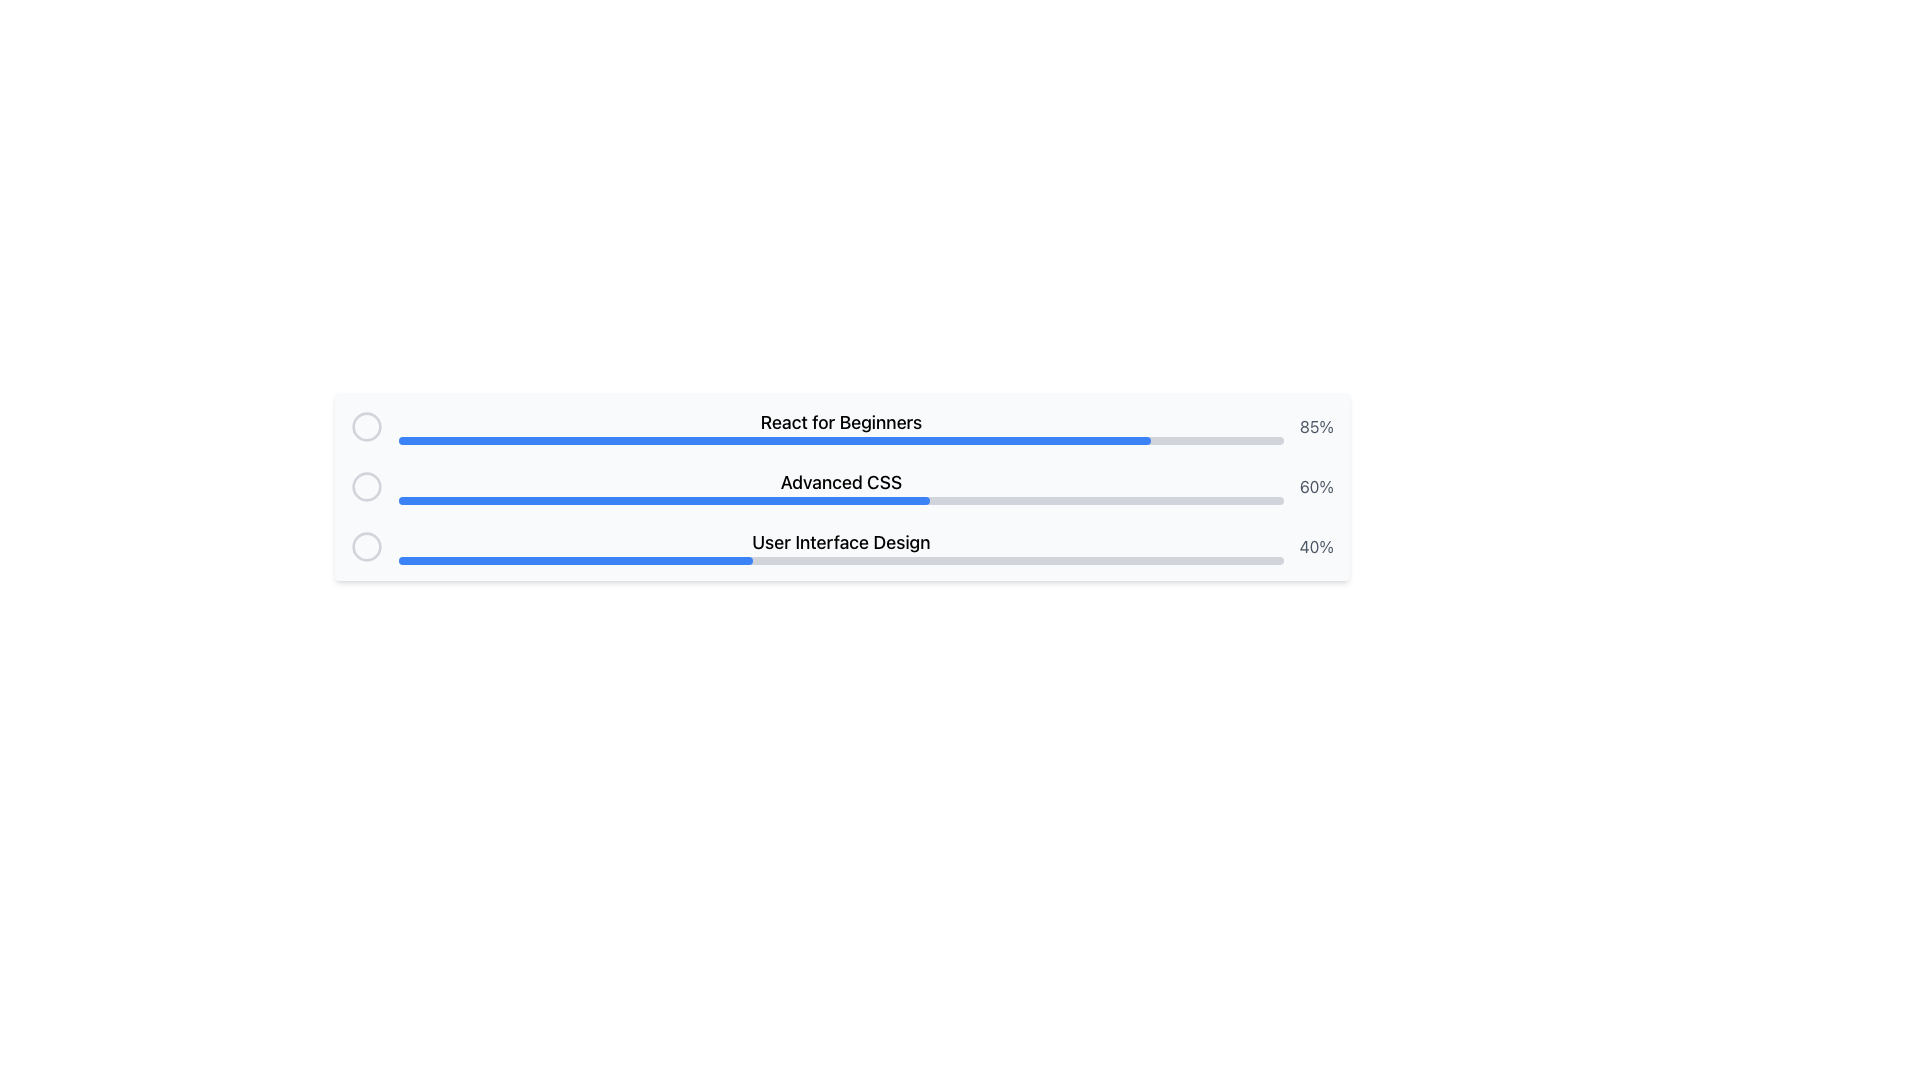  Describe the element at coordinates (774, 439) in the screenshot. I see `the first horizontal progress bar, which is blue and indicates 85% completion, located at the topmost position within its vertical stack of progress bars` at that location.